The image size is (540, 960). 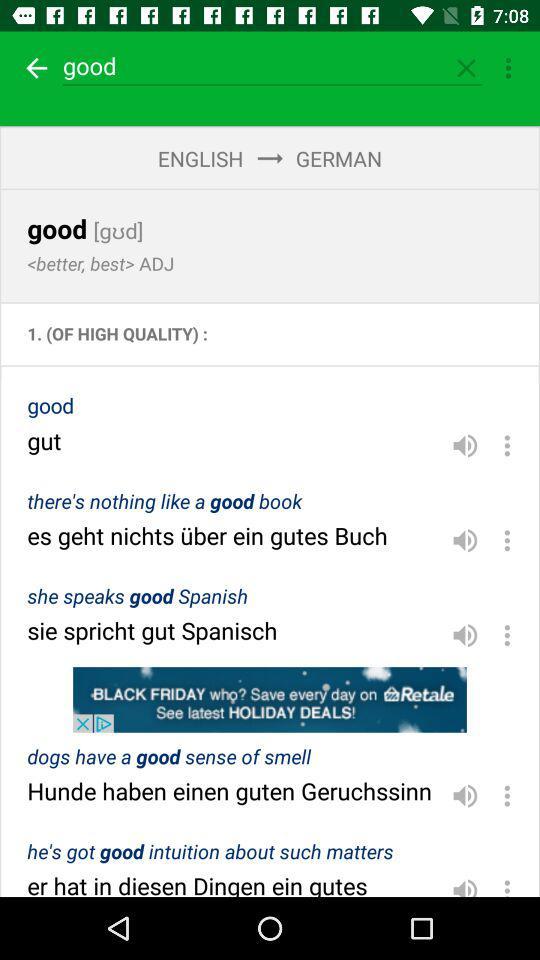 I want to click on option, so click(x=466, y=68).